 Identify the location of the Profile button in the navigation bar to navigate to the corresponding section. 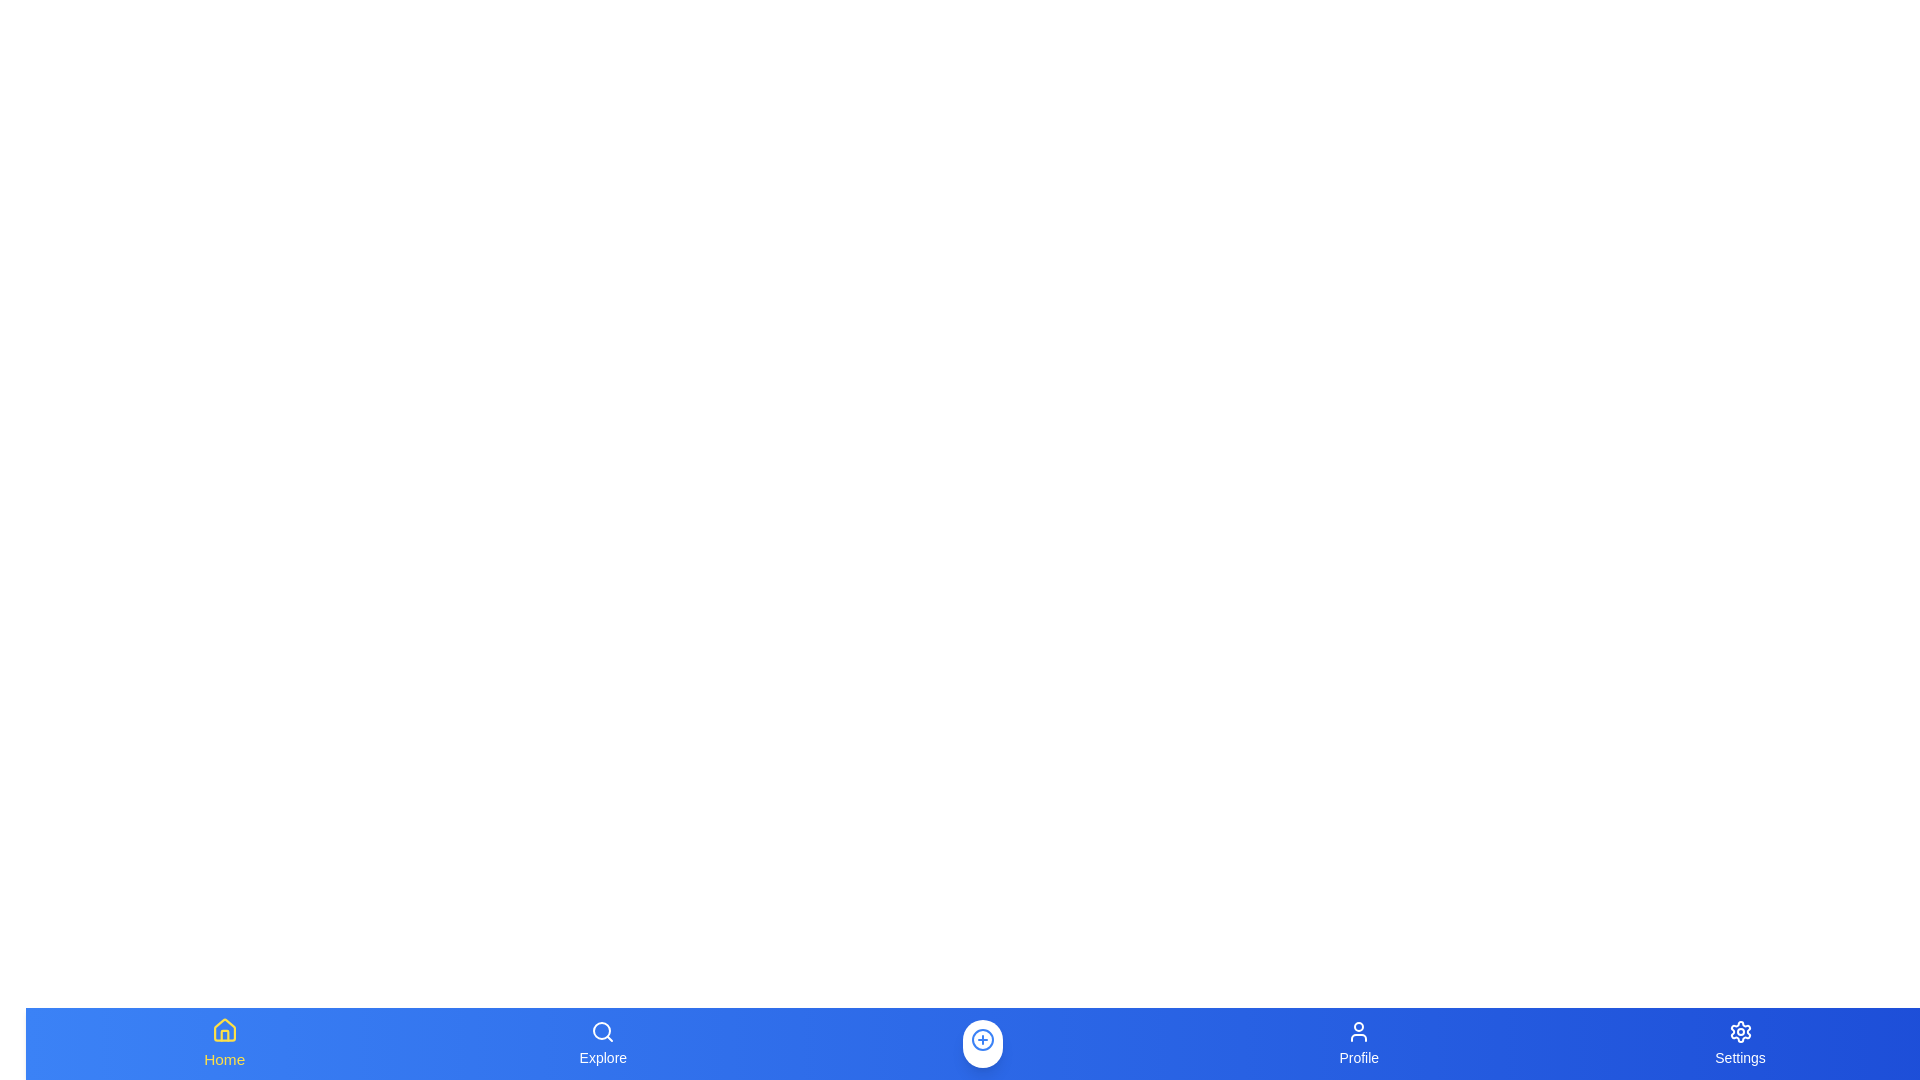
(1358, 1043).